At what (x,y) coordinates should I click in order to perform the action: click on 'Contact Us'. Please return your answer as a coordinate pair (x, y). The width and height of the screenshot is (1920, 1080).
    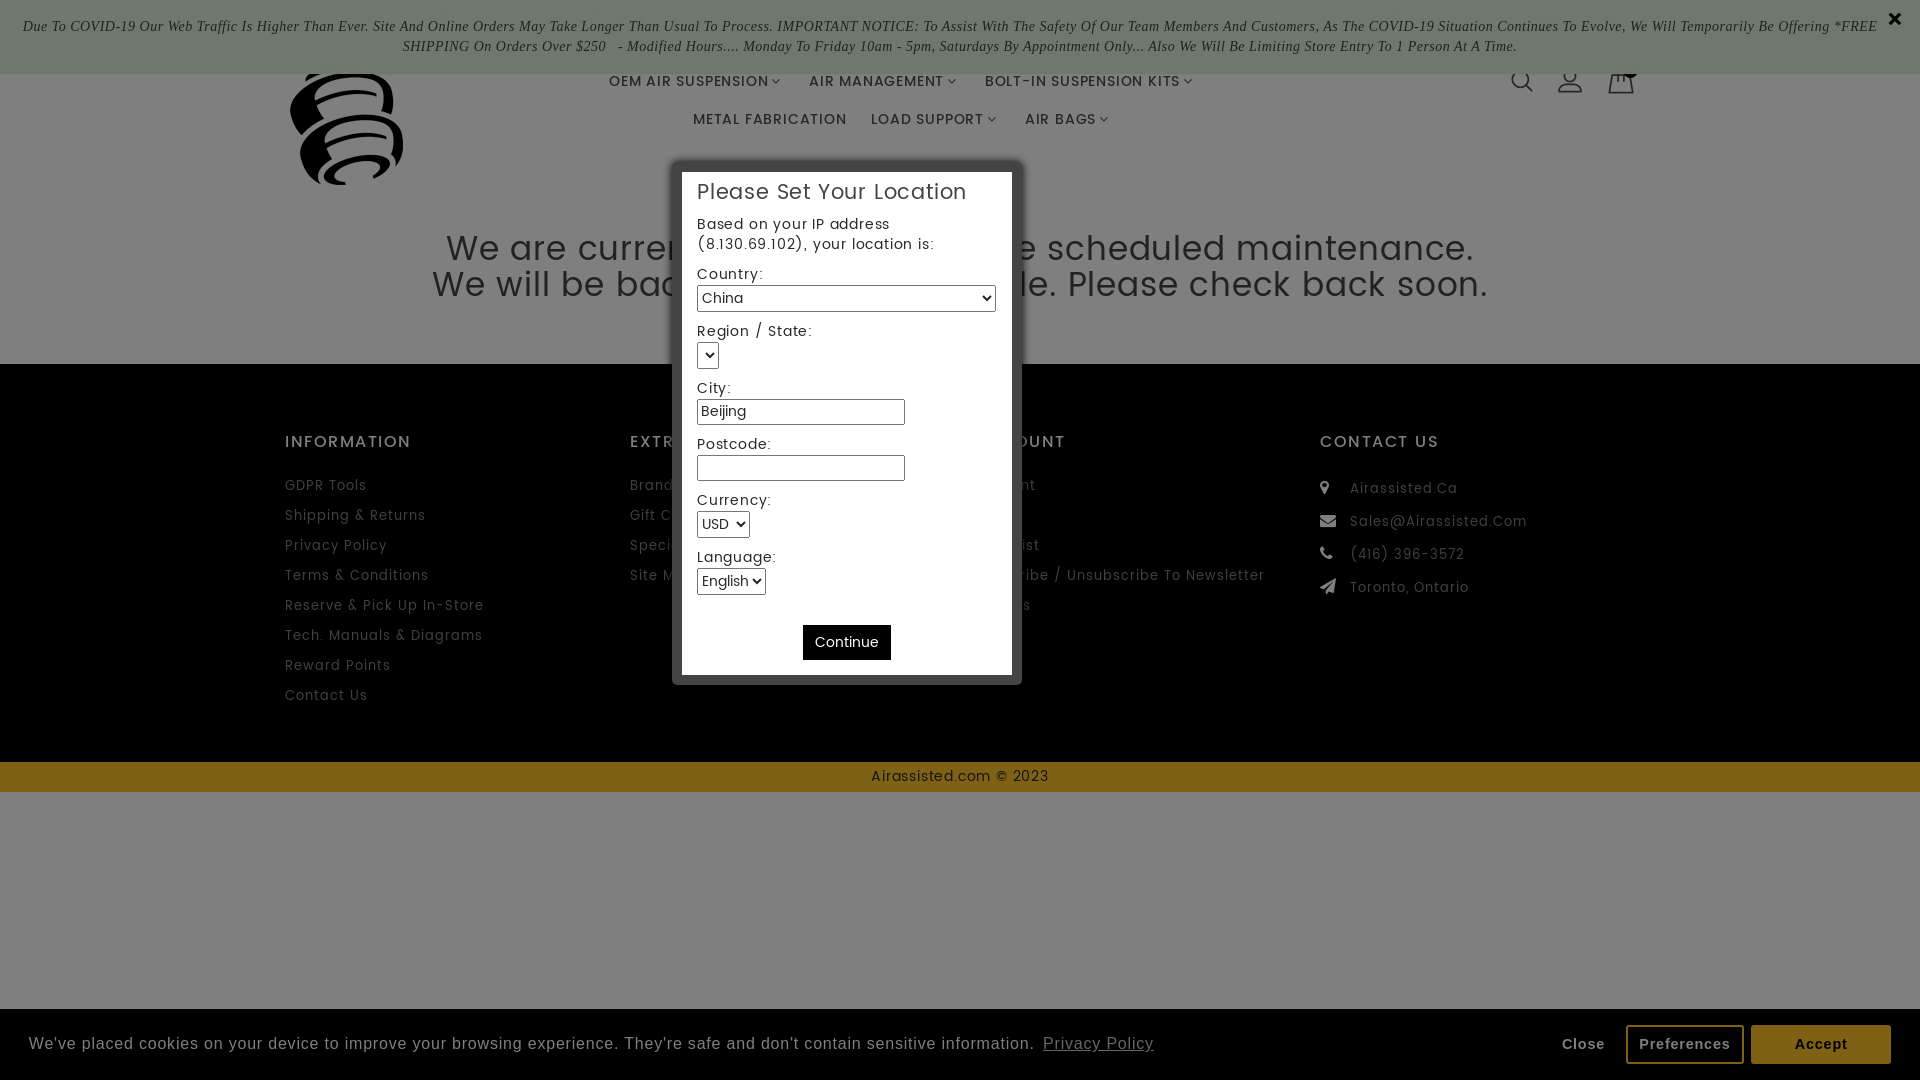
    Looking at the image, I should click on (326, 695).